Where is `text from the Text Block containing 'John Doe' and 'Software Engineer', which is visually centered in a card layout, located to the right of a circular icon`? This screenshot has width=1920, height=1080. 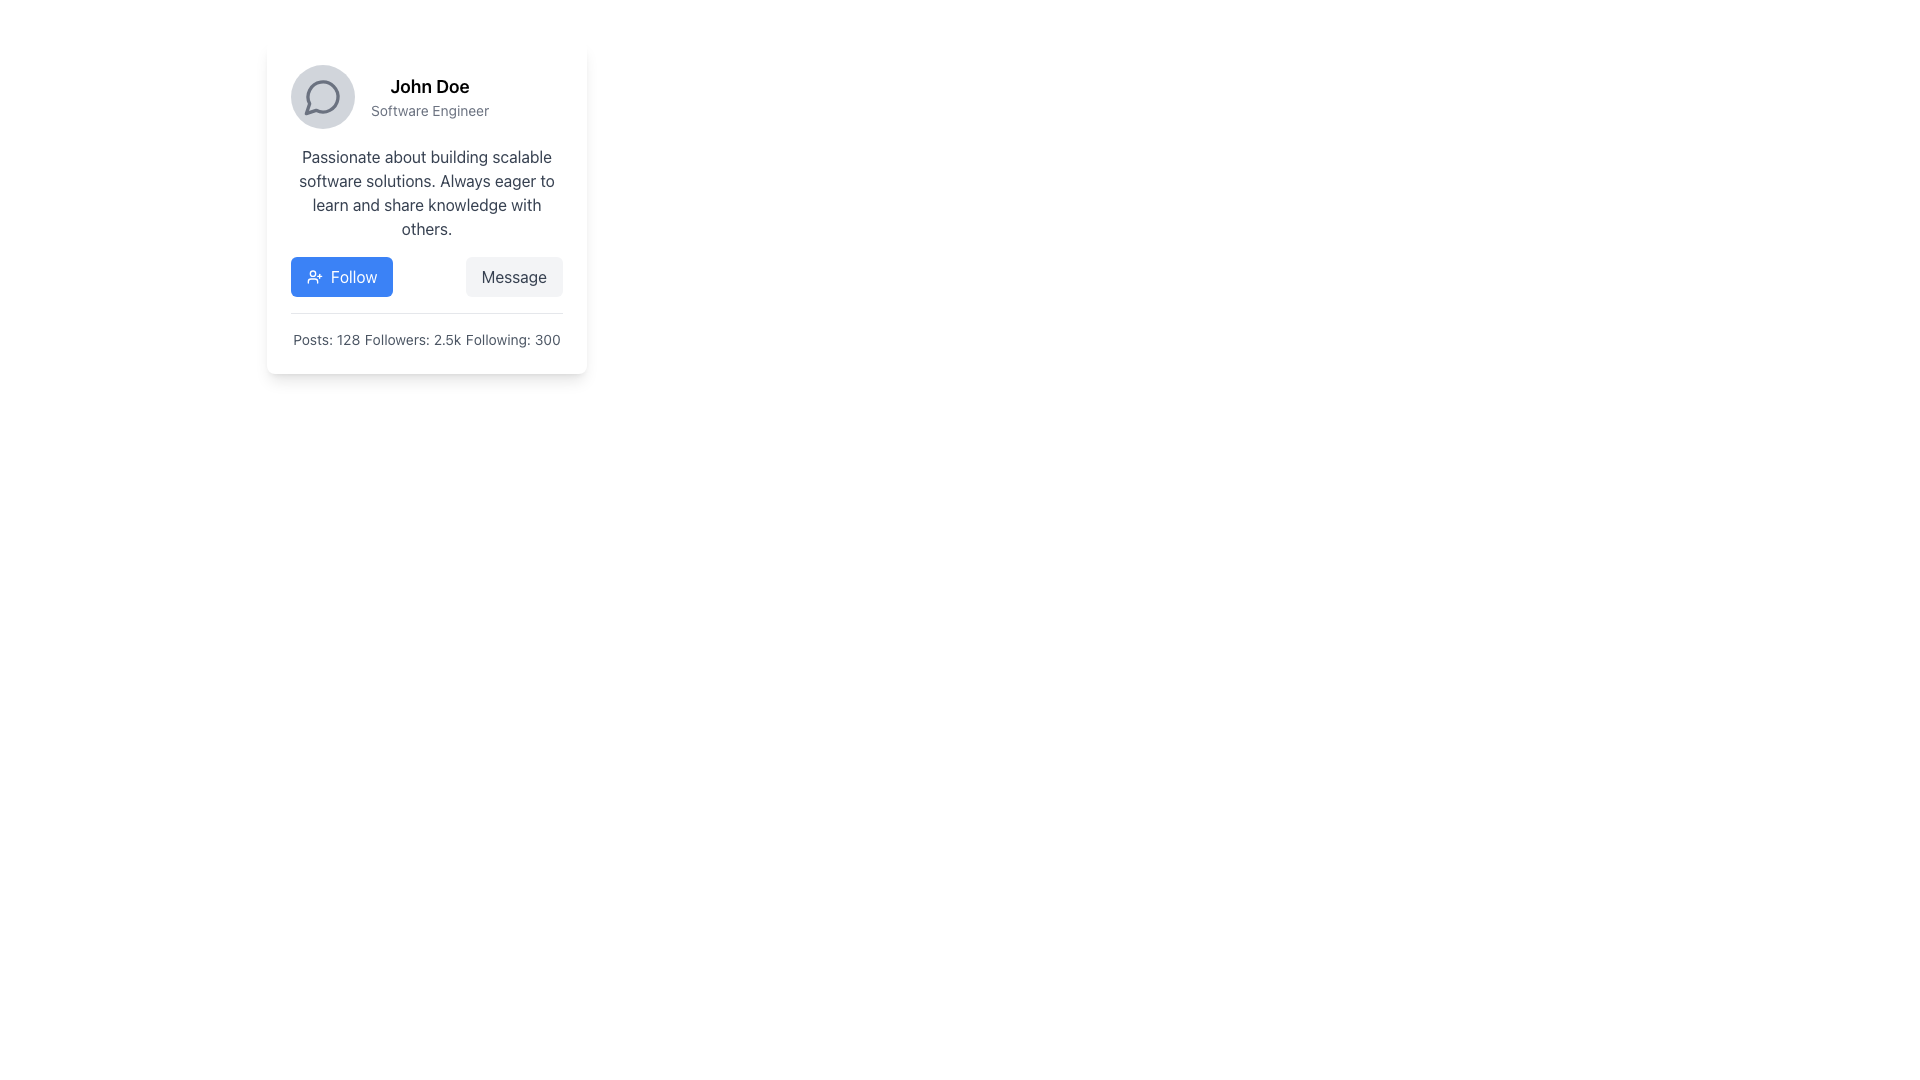
text from the Text Block containing 'John Doe' and 'Software Engineer', which is visually centered in a card layout, located to the right of a circular icon is located at coordinates (429, 96).